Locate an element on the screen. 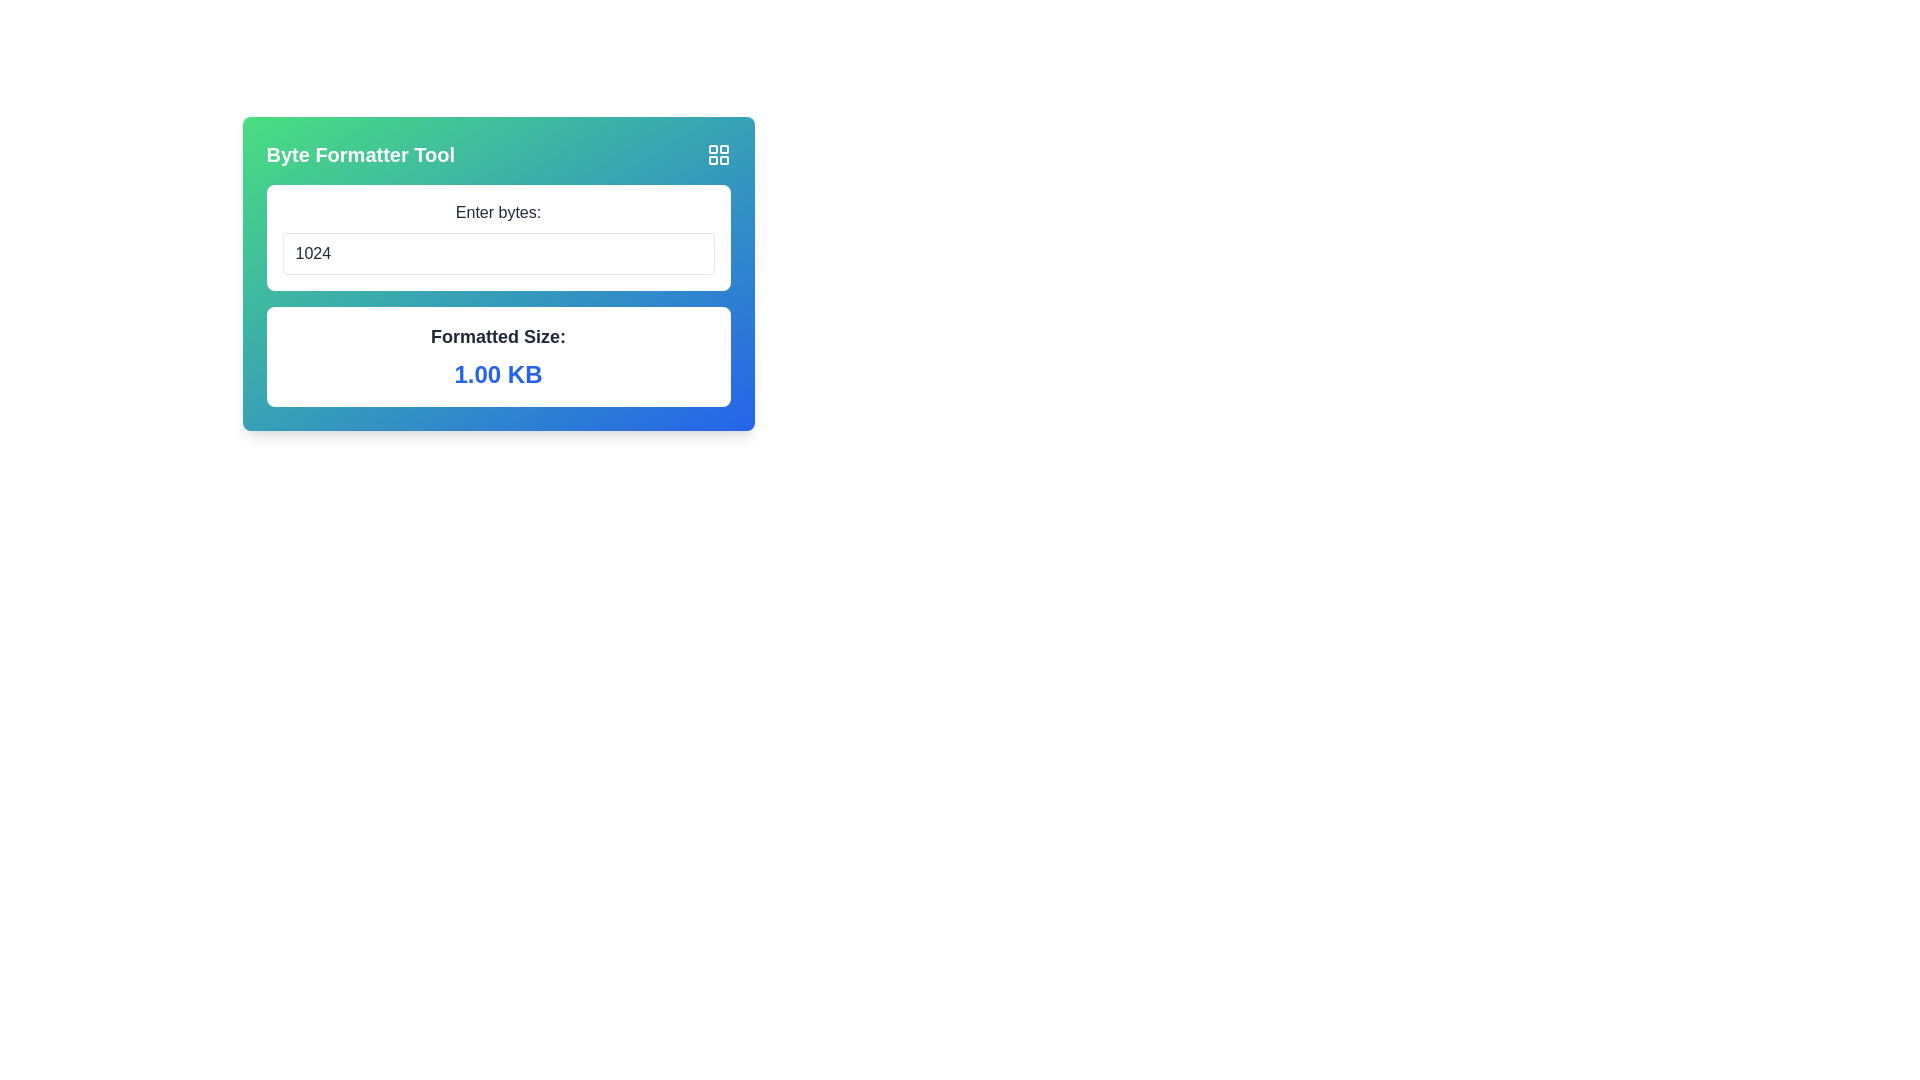 Image resolution: width=1920 pixels, height=1080 pixels. the text within the input field of the 'Byte Formatter Tool' composite element, which consists of a label and an input field for numeric values is located at coordinates (498, 237).